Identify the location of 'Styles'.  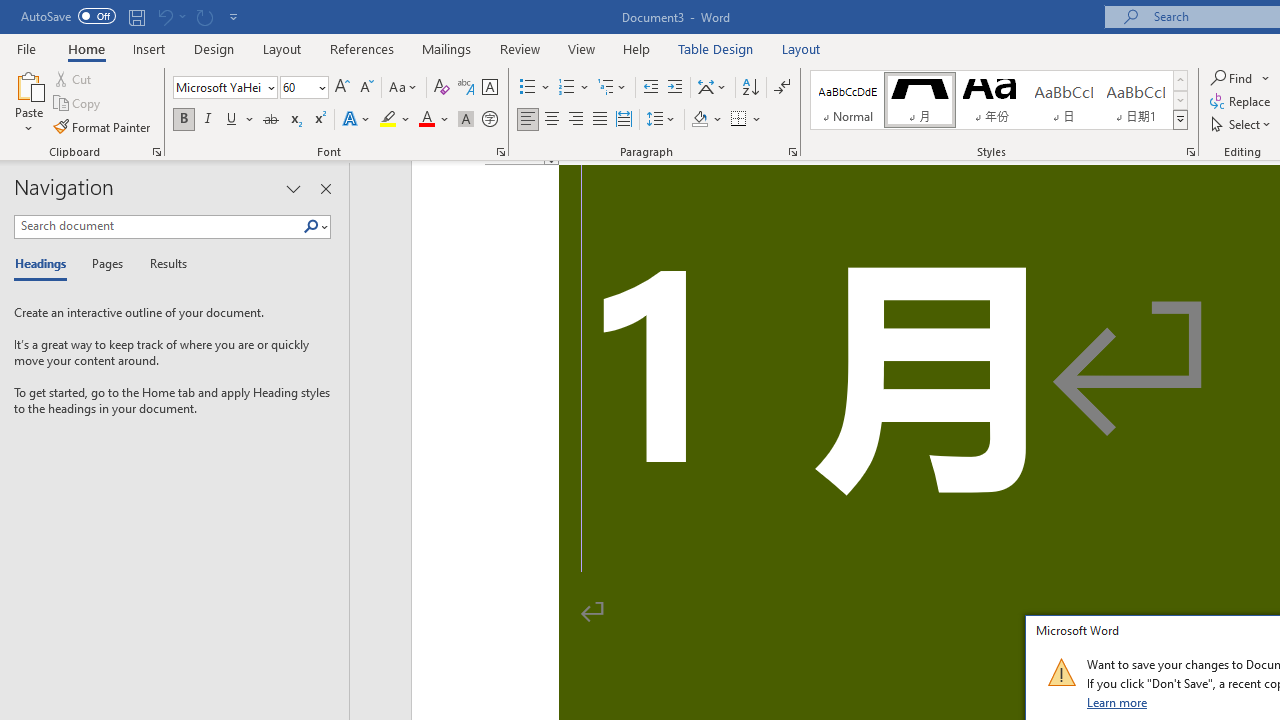
(1180, 120).